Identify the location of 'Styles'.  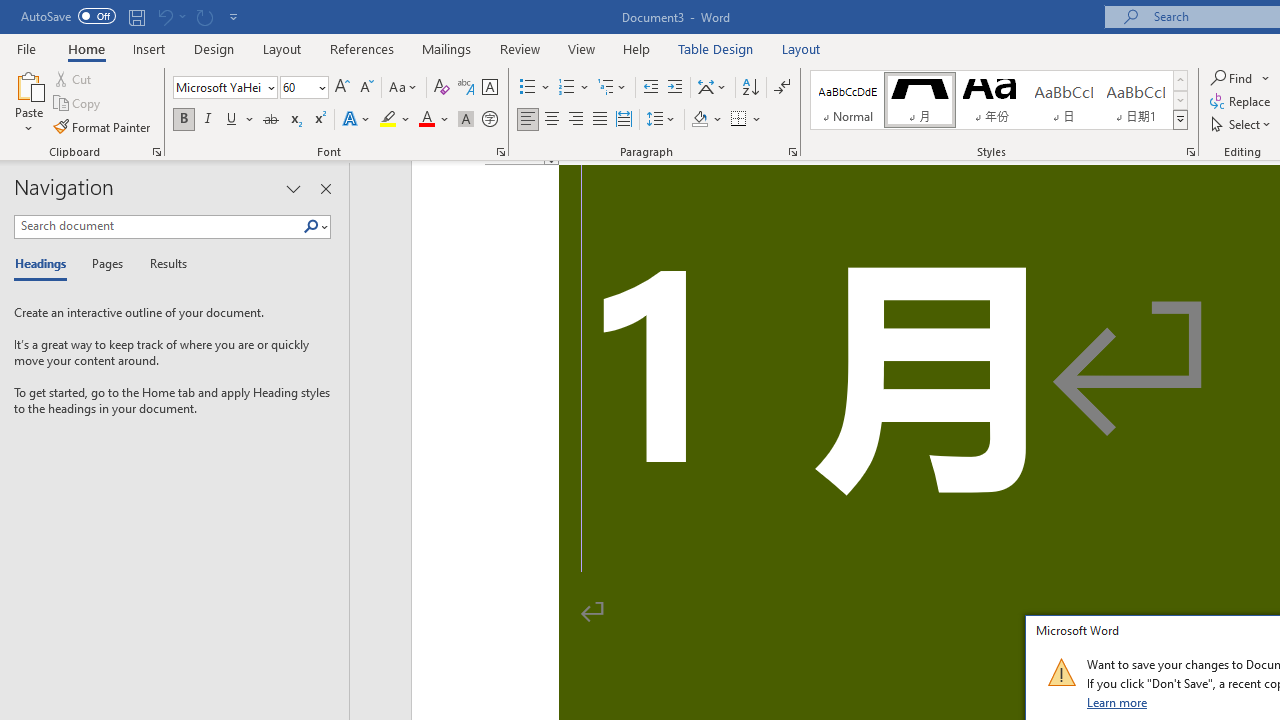
(1180, 120).